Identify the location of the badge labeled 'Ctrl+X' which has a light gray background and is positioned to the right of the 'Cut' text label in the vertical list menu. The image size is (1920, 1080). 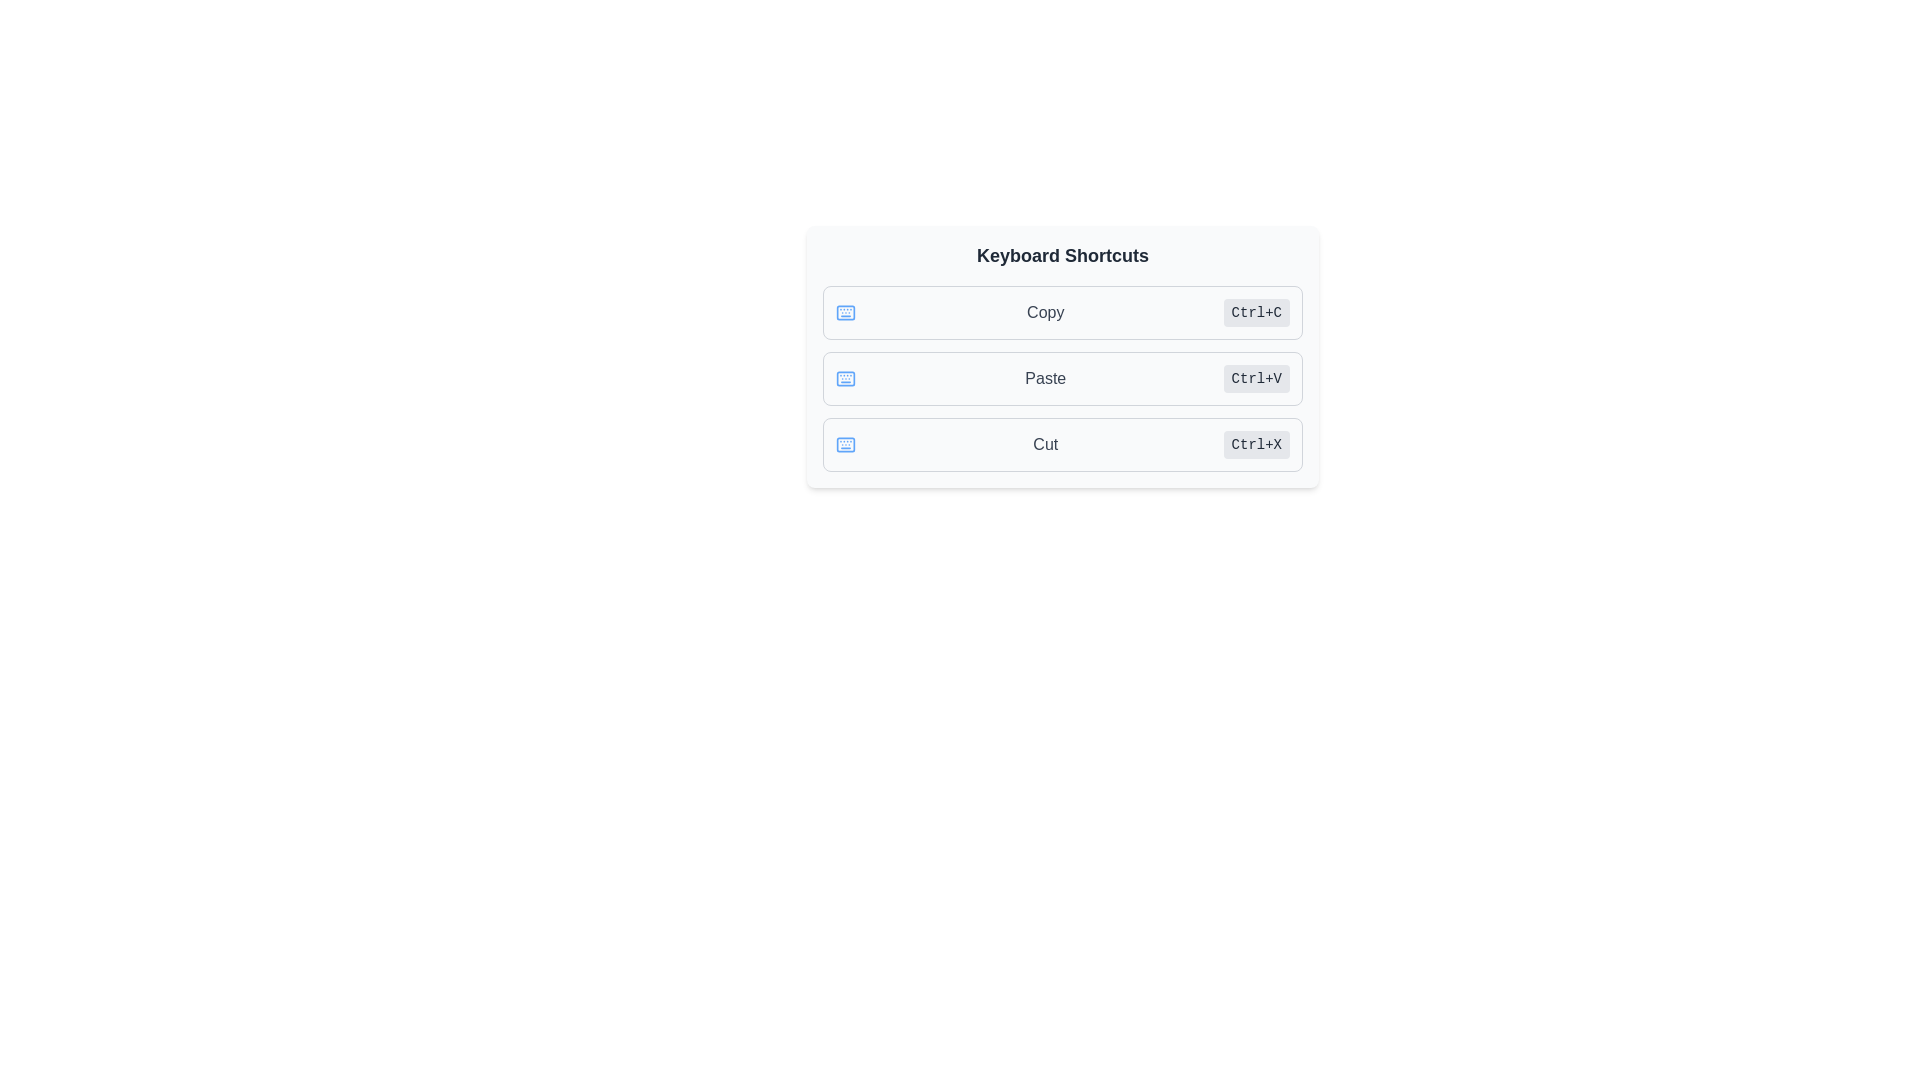
(1255, 443).